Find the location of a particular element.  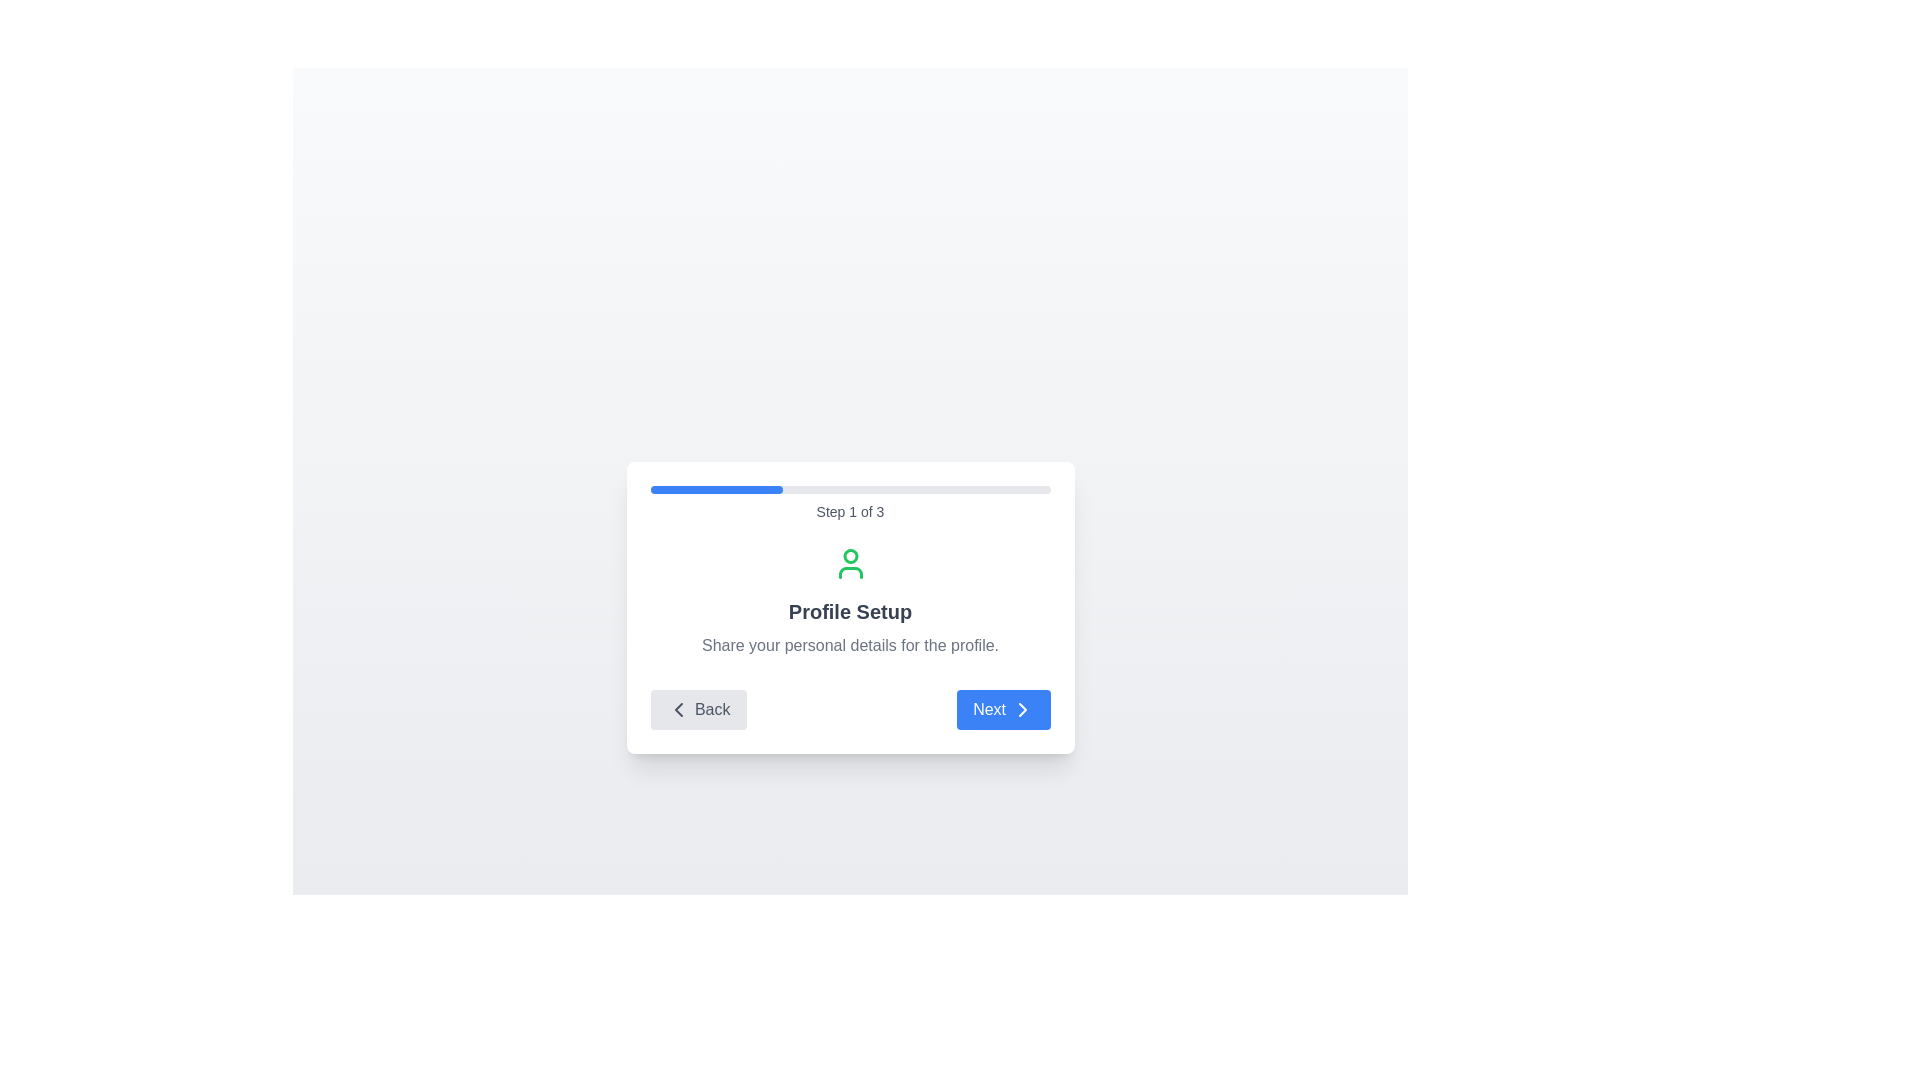

the right-facing chevron arrow icon on the blue background, located to the right of the 'Next' text on the button, to proceed to the next stage is located at coordinates (1022, 709).